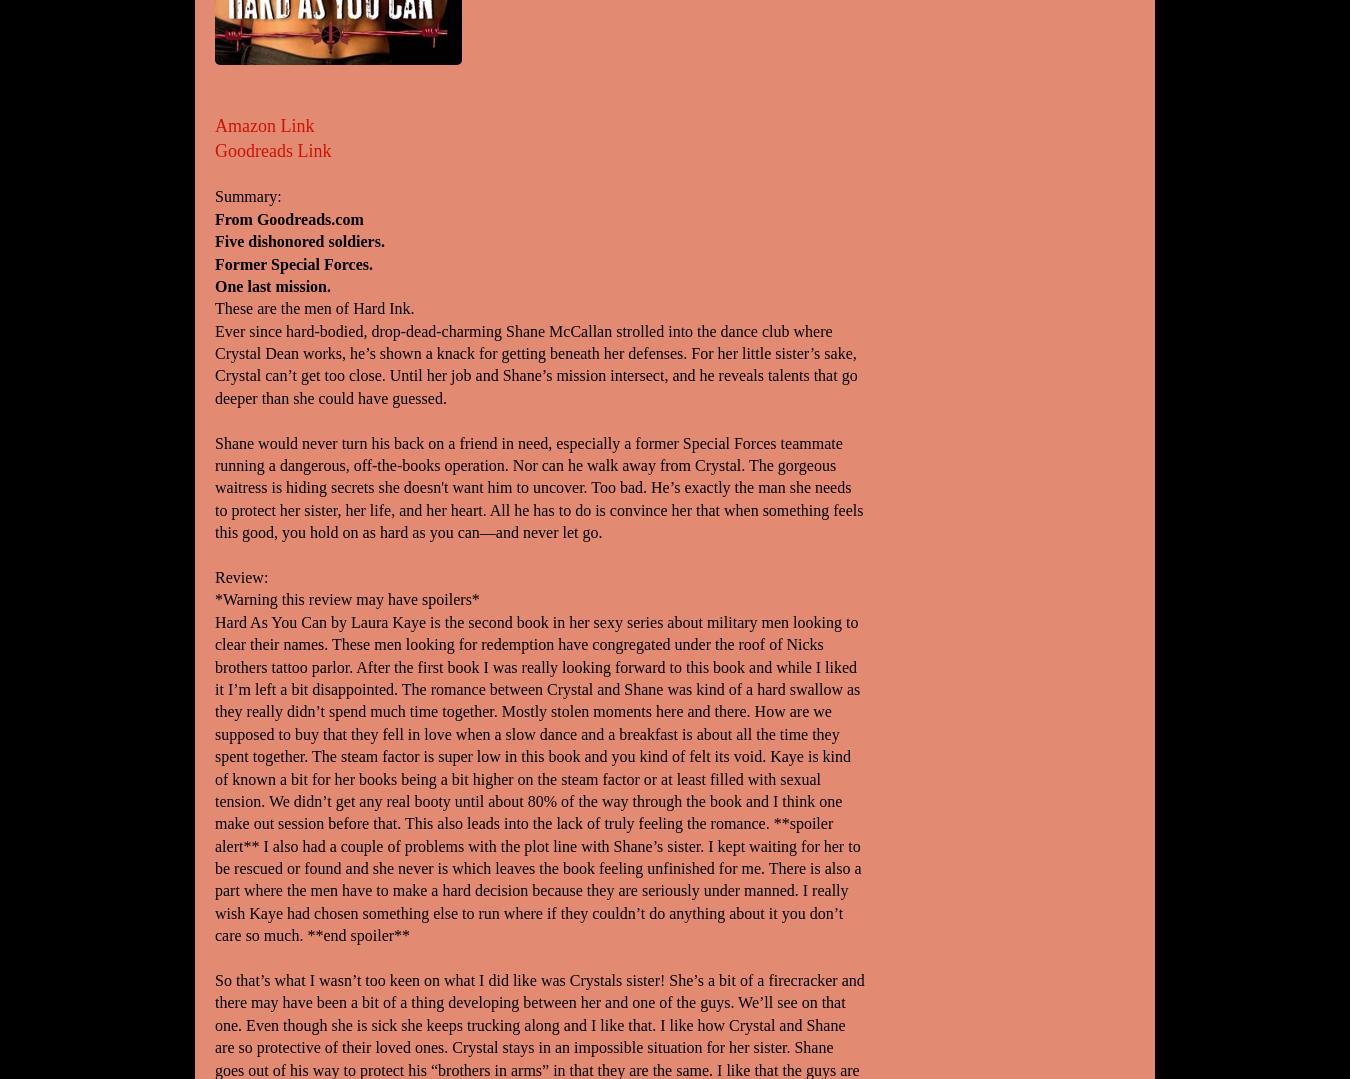 The width and height of the screenshot is (1350, 1079). I want to click on 'Review:', so click(240, 576).